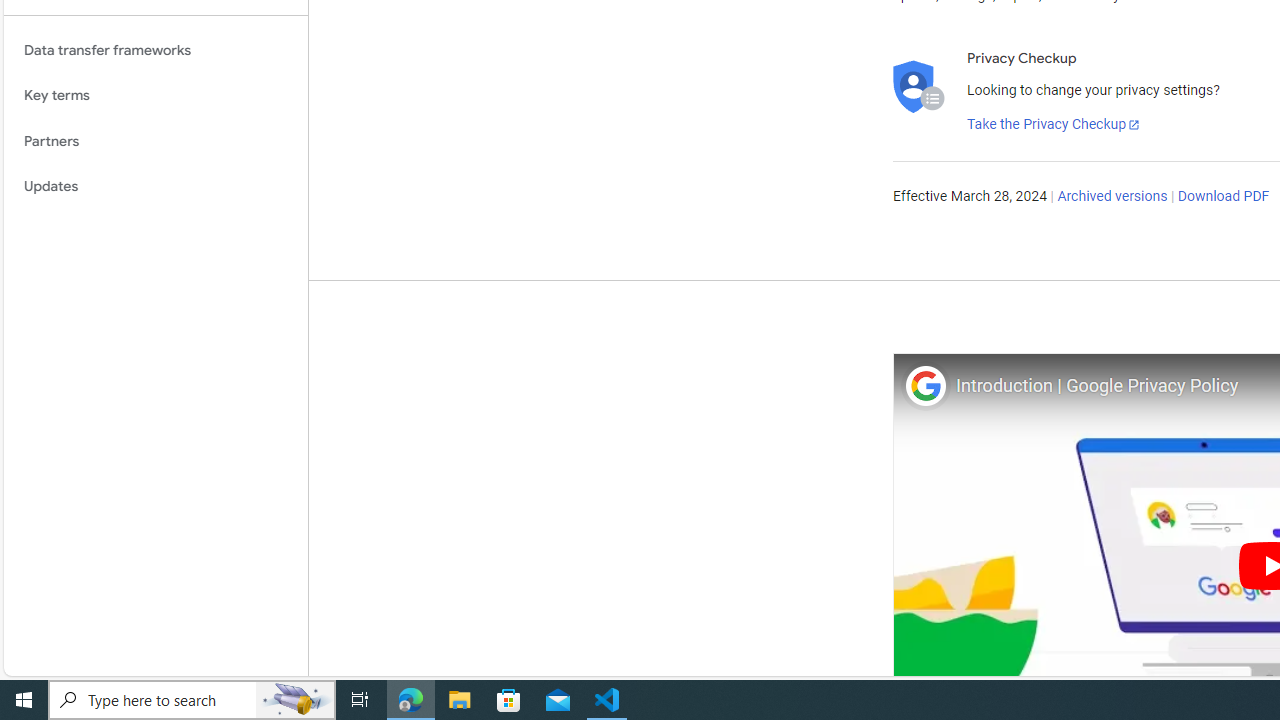  I want to click on 'Key terms', so click(155, 95).